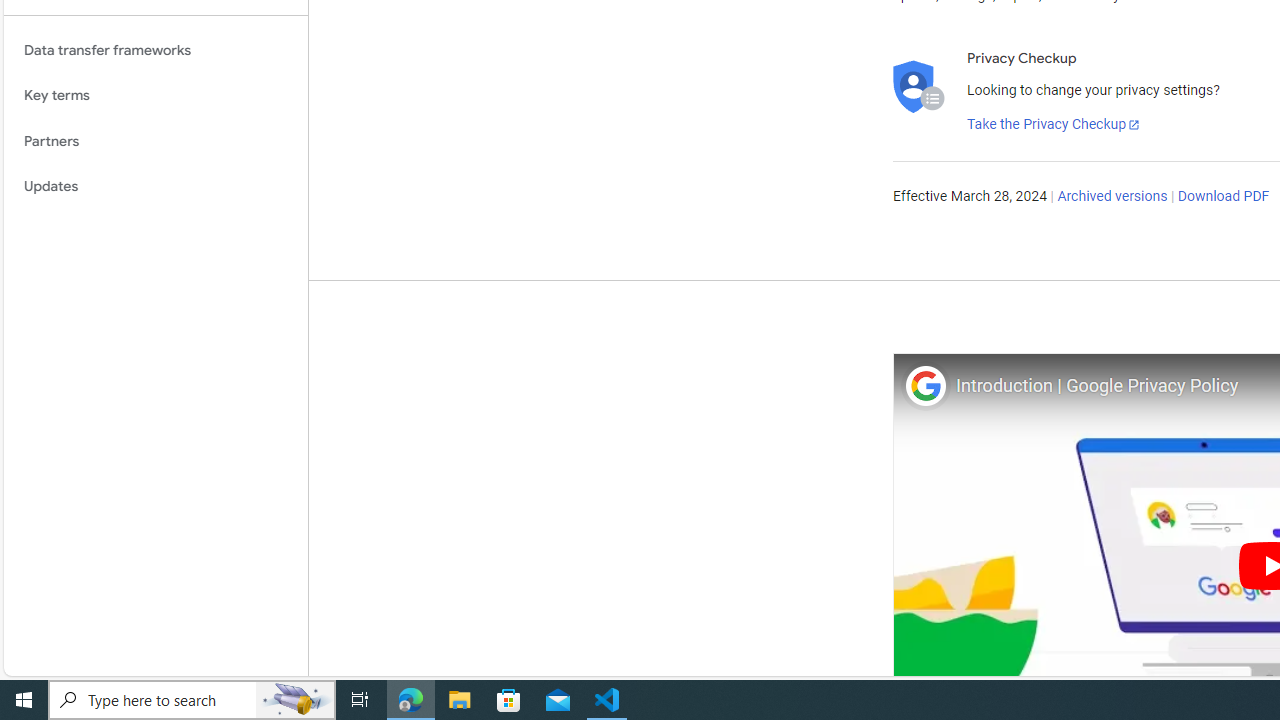  I want to click on 'Key terms', so click(155, 95).